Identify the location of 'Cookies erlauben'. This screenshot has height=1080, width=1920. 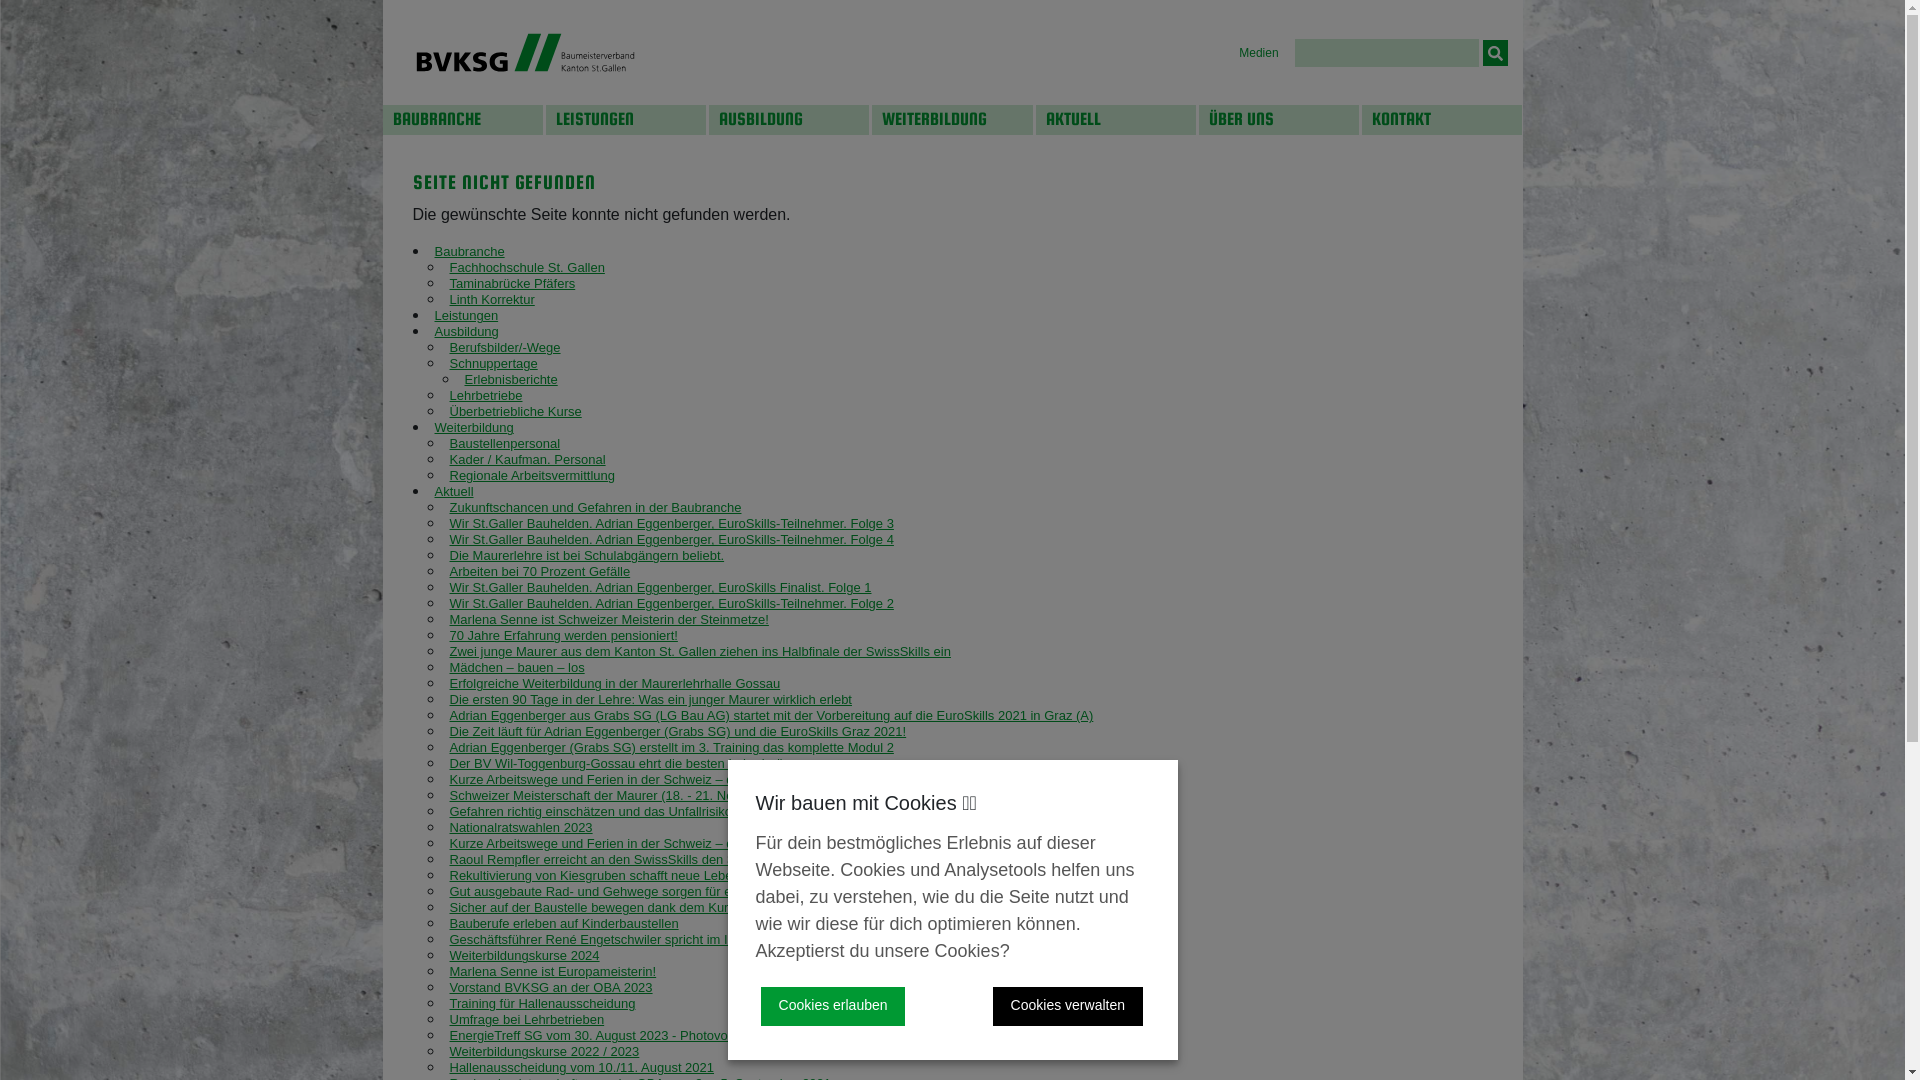
(833, 1006).